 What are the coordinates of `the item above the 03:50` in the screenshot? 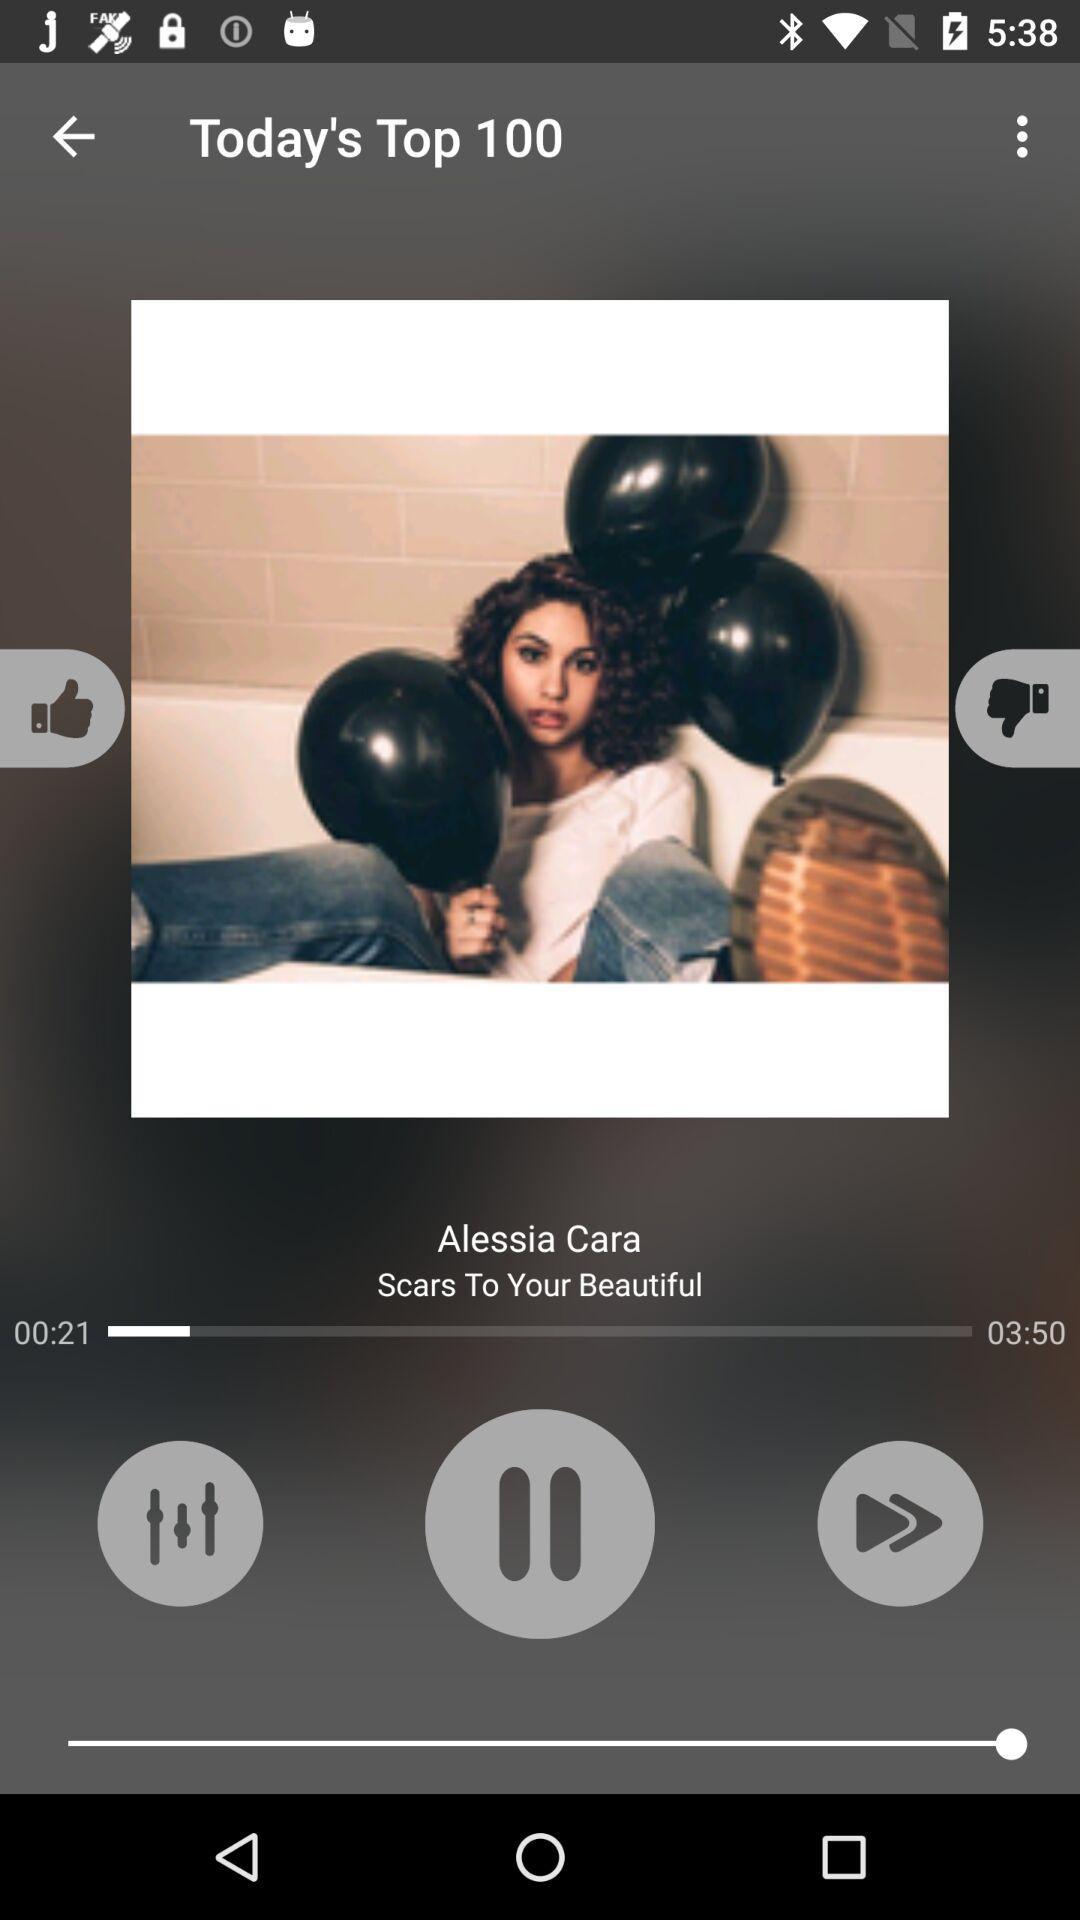 It's located at (1014, 708).